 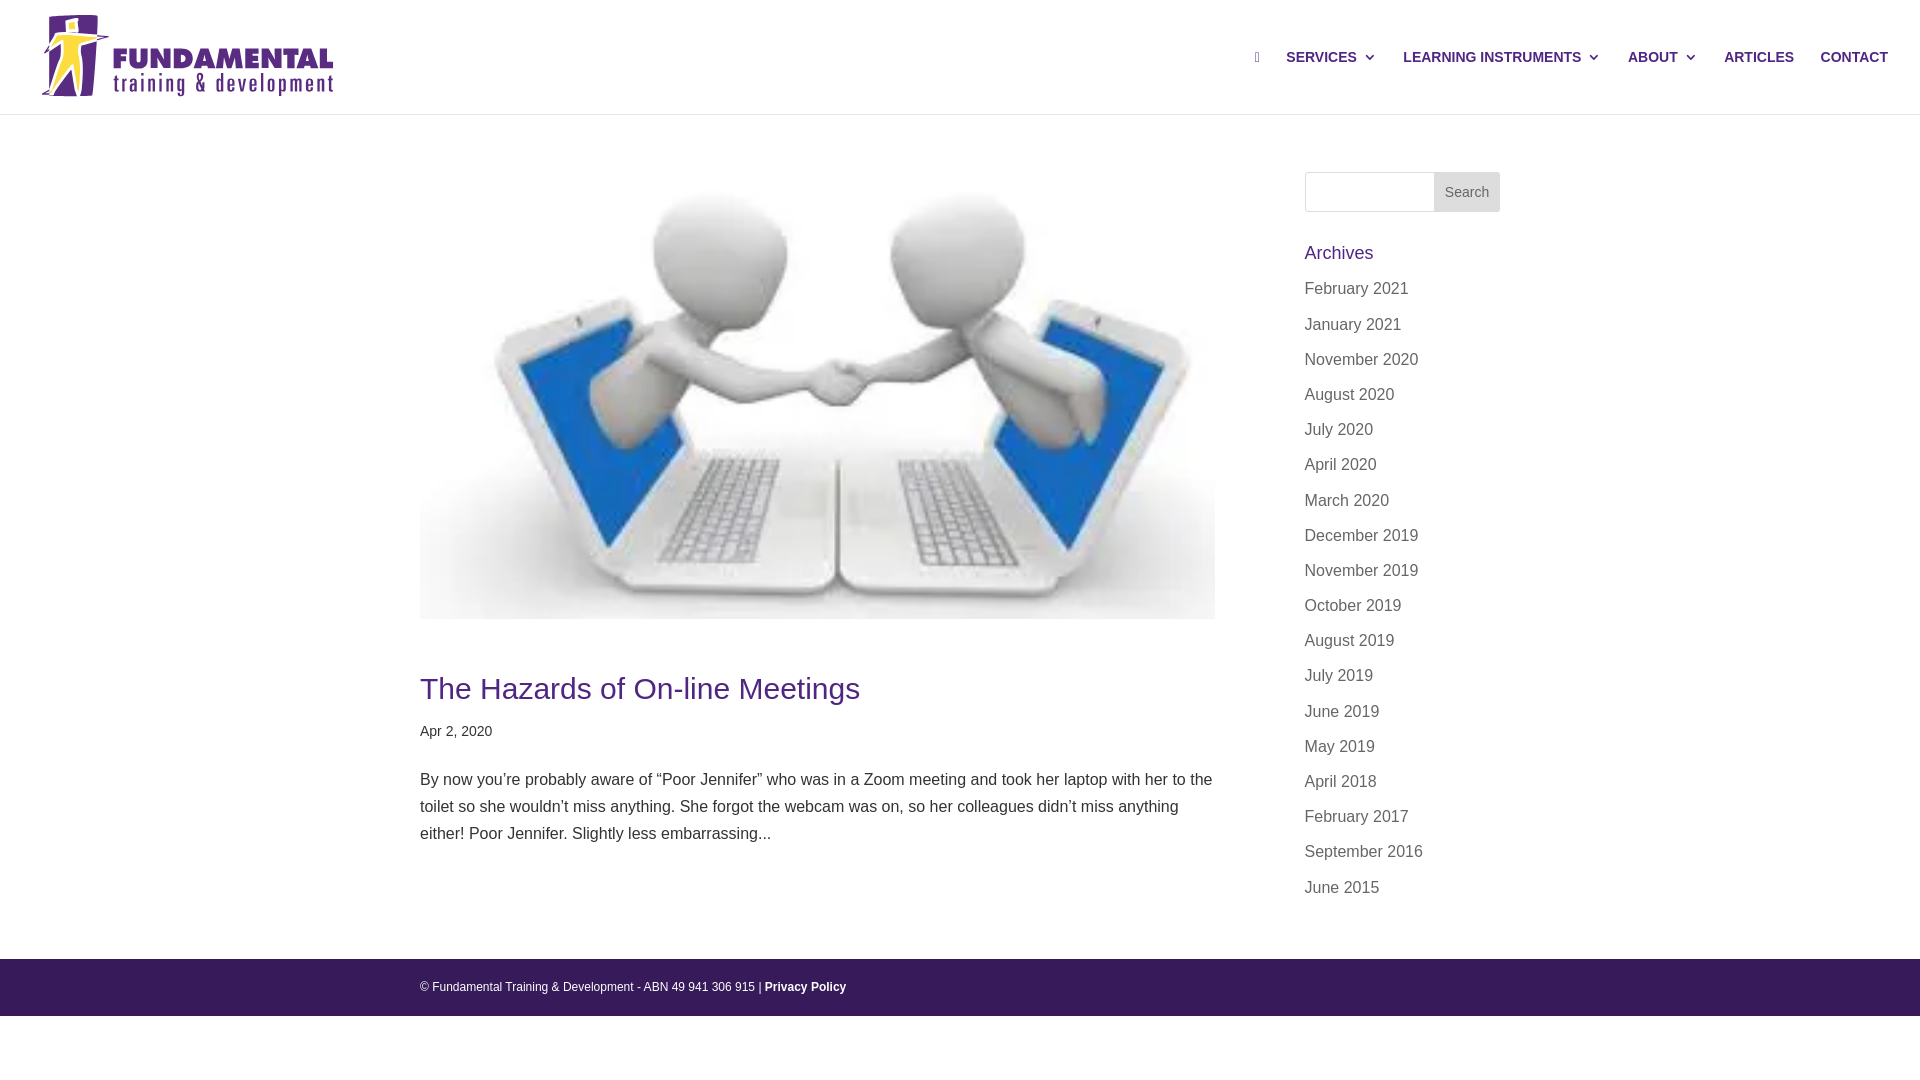 What do you see at coordinates (1305, 464) in the screenshot?
I see `'April 2020'` at bounding box center [1305, 464].